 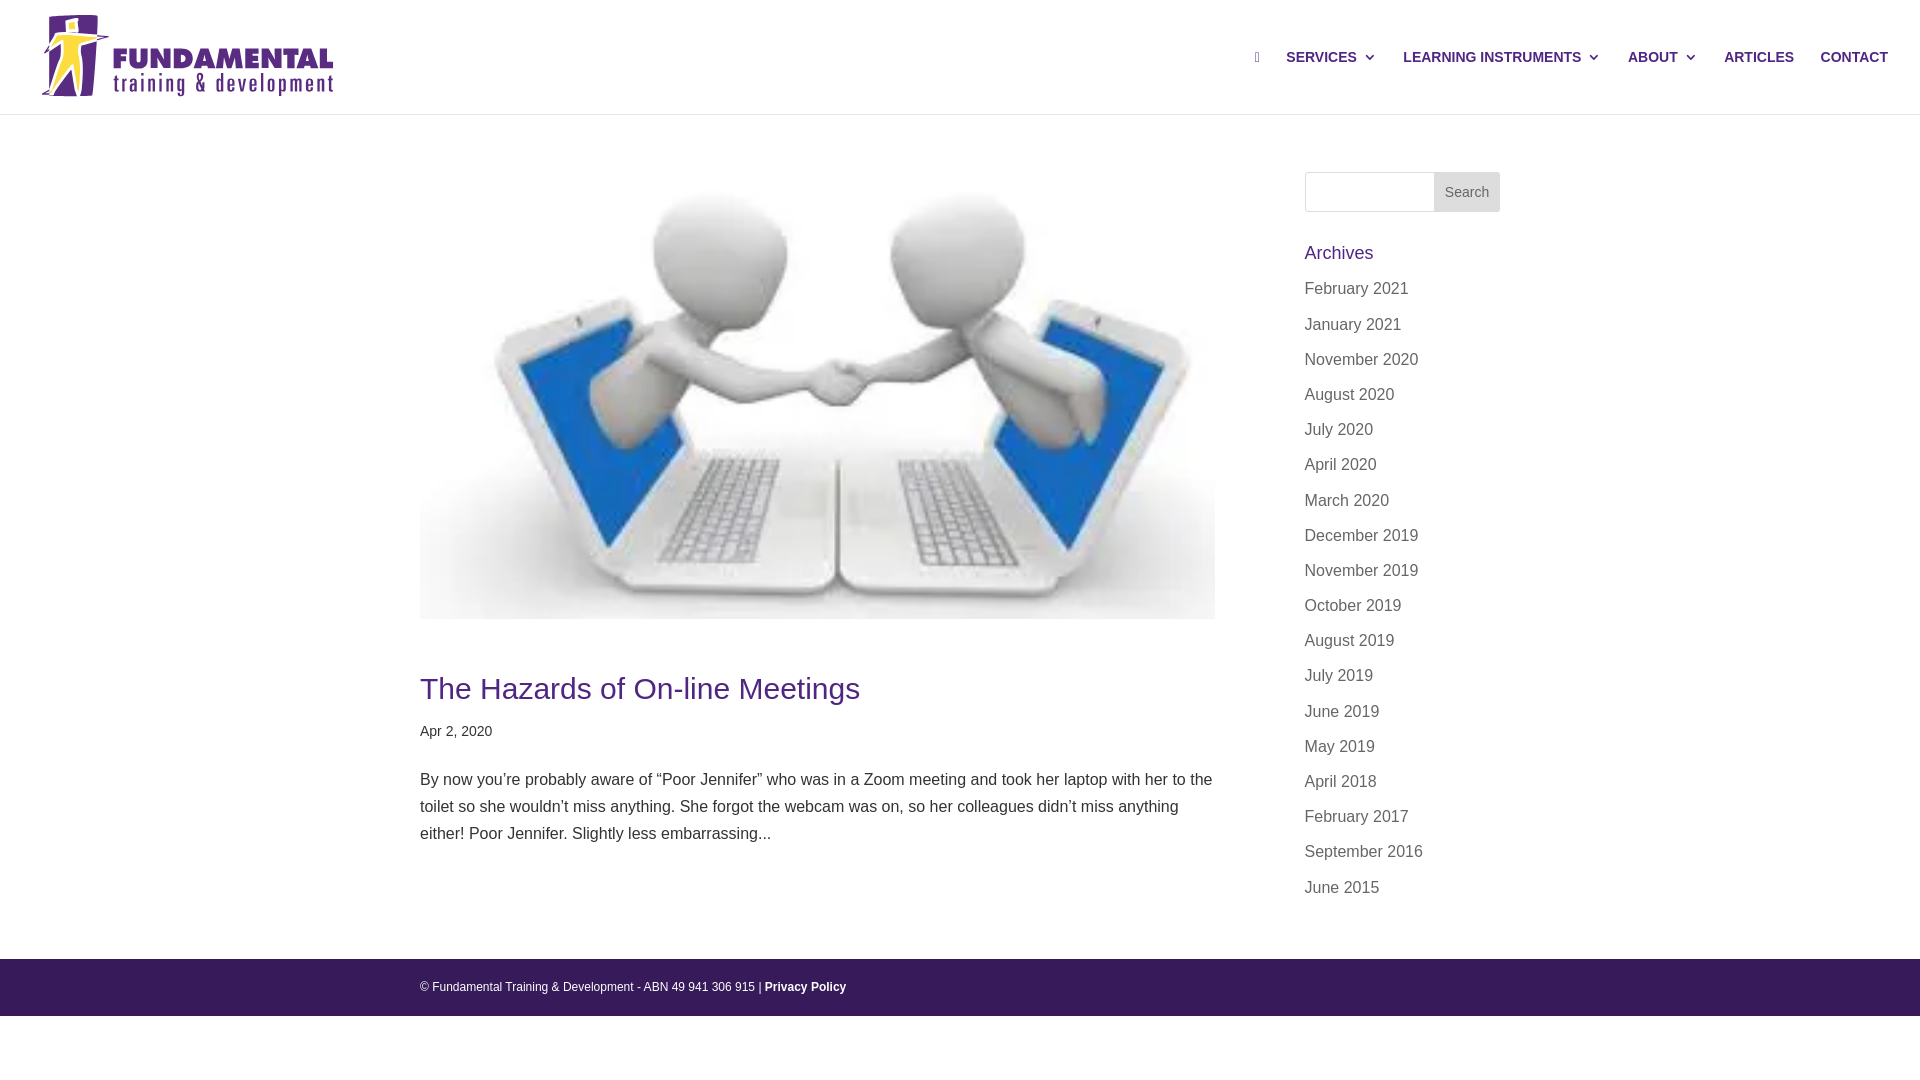 What do you see at coordinates (1305, 464) in the screenshot?
I see `'April 2020'` at bounding box center [1305, 464].